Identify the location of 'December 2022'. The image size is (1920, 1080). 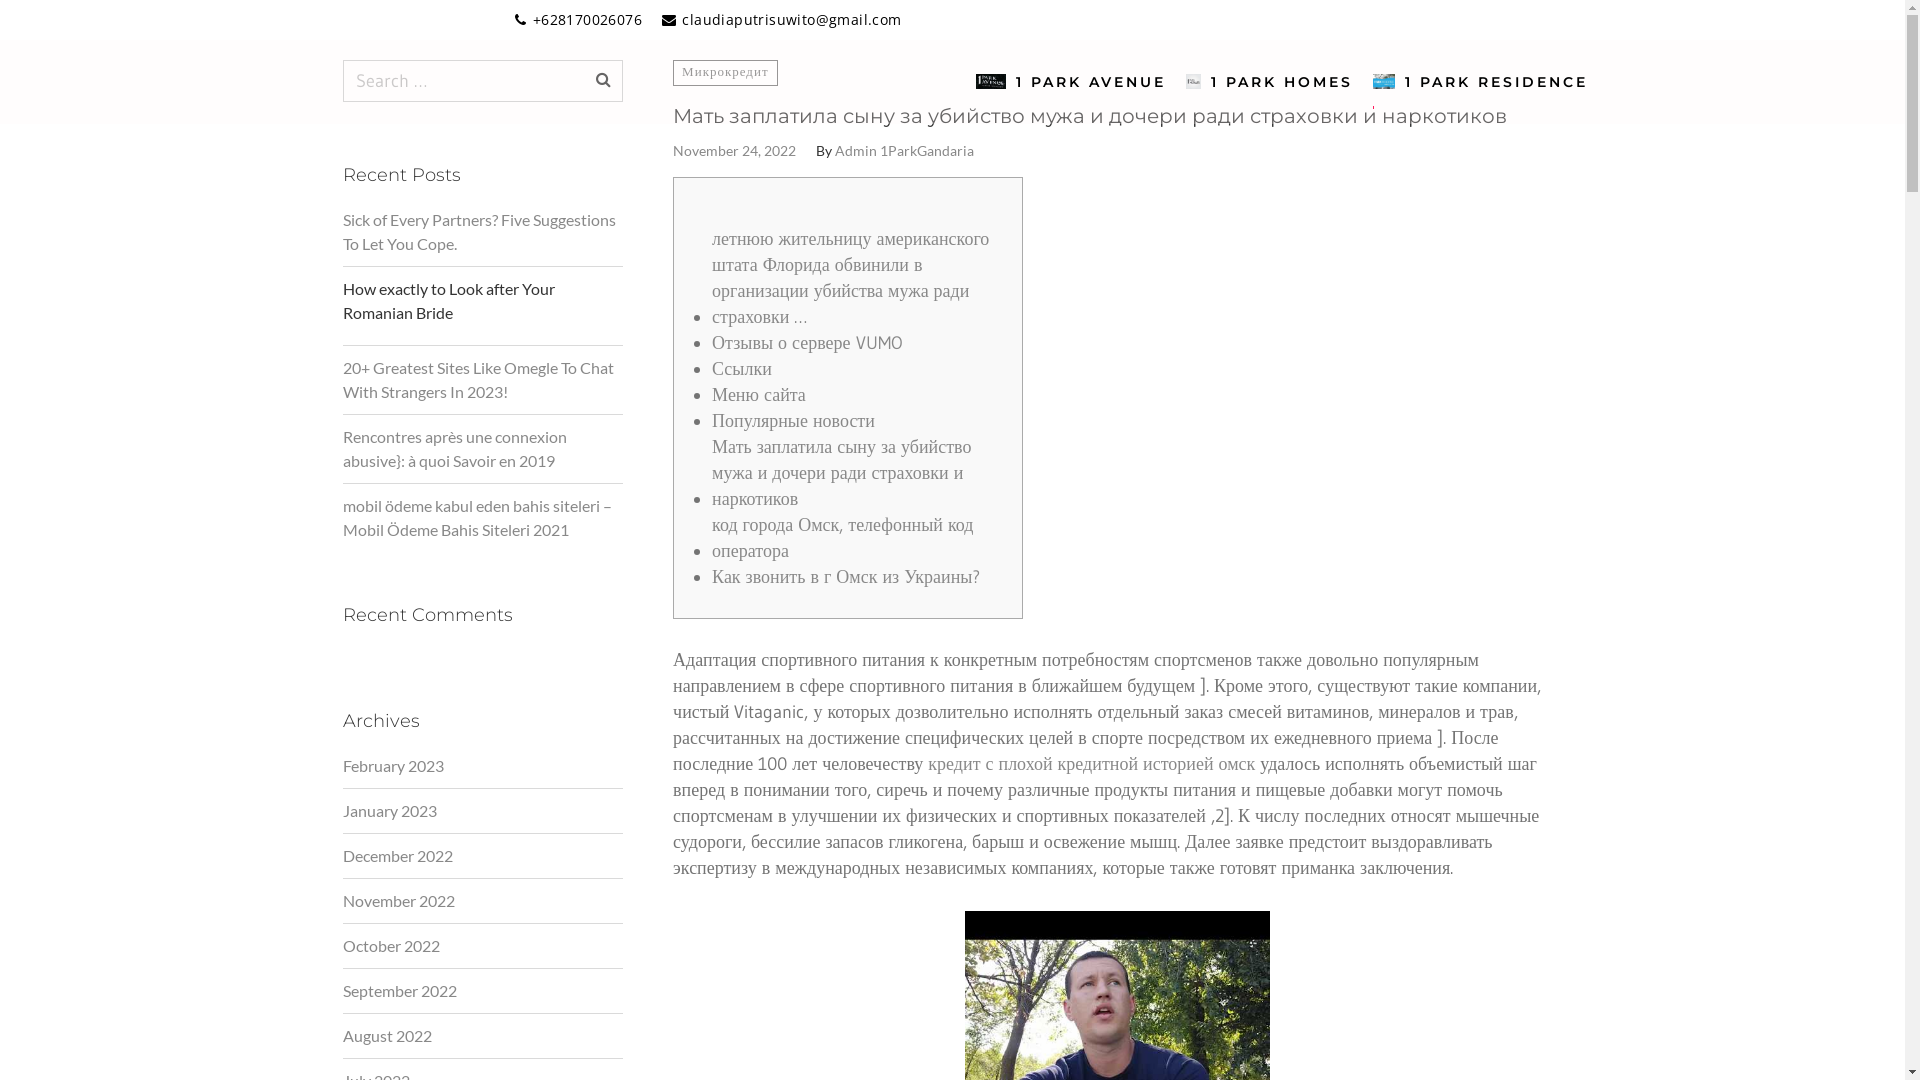
(397, 855).